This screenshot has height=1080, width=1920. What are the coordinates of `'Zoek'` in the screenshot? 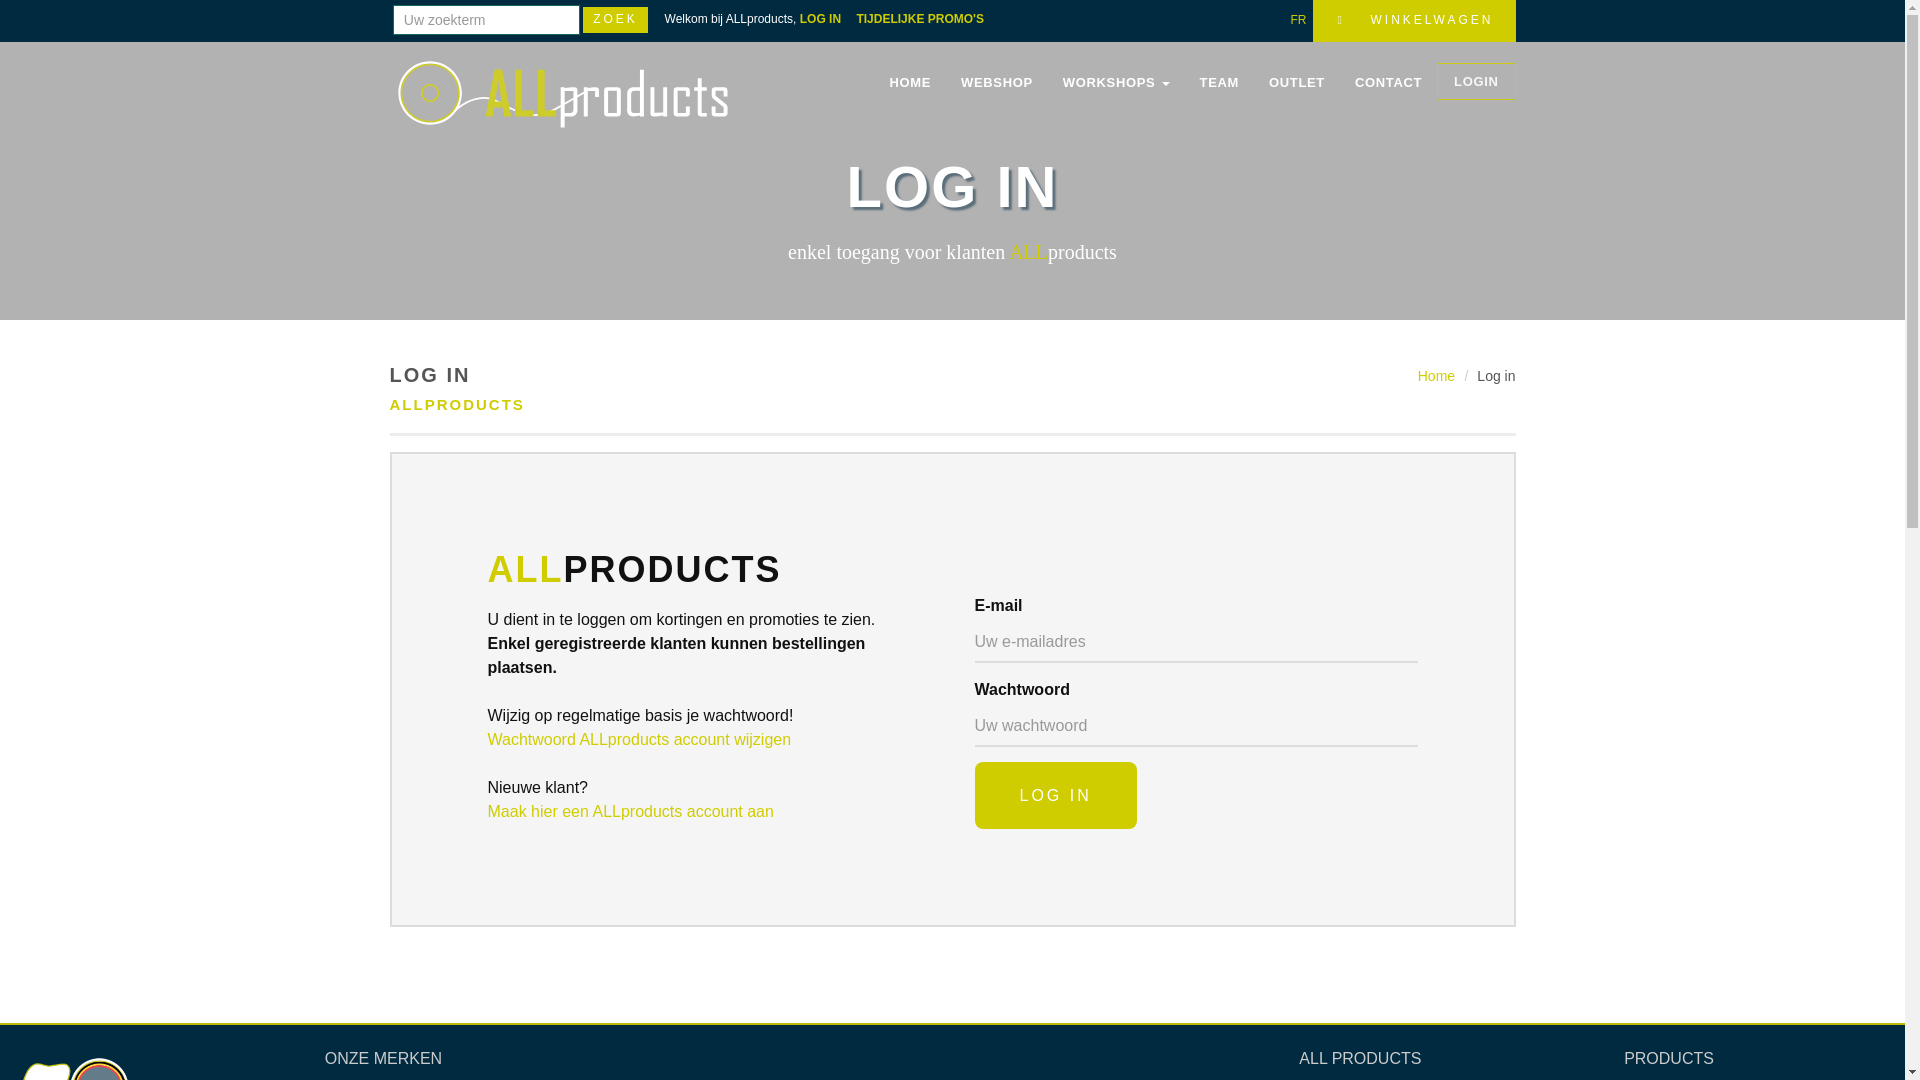 It's located at (614, 19).